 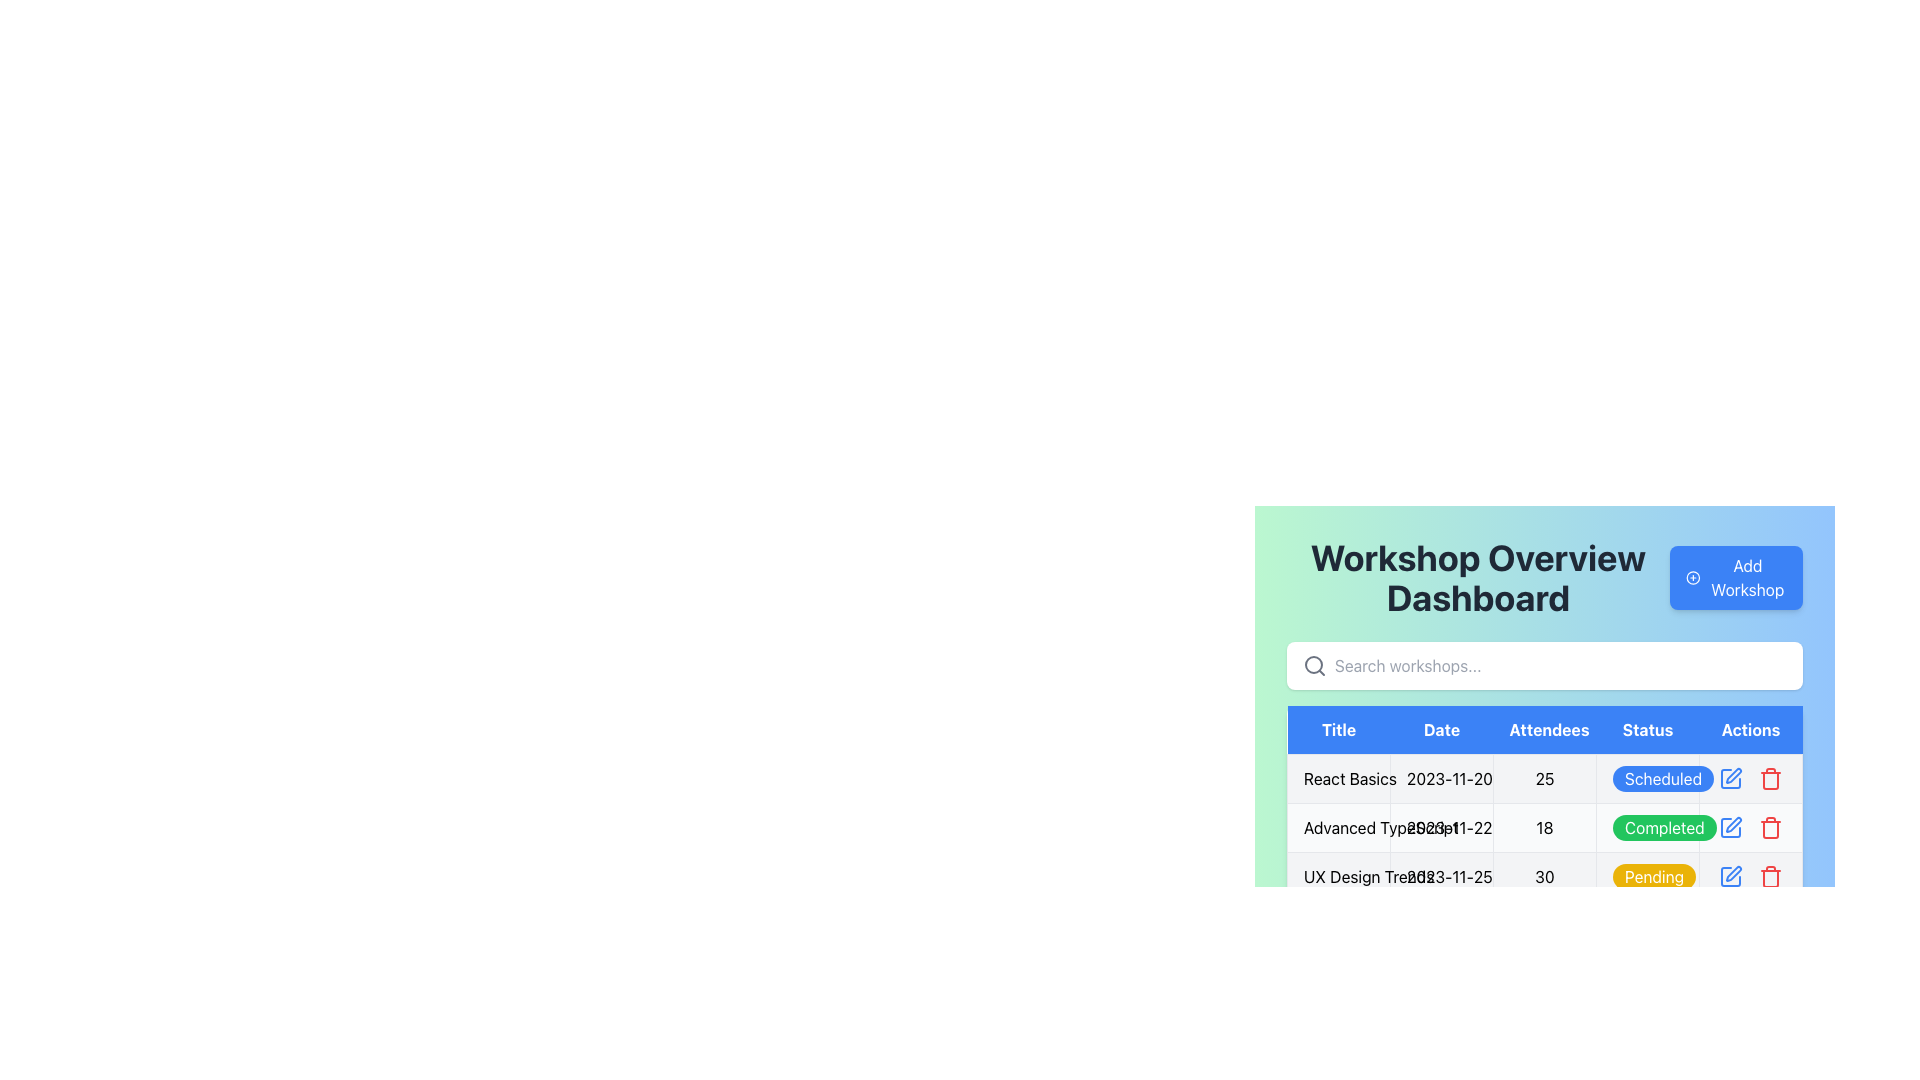 I want to click on the non-interactive text label displaying the date for 'UX Design Trends', located in the second column of its row, so click(x=1441, y=875).